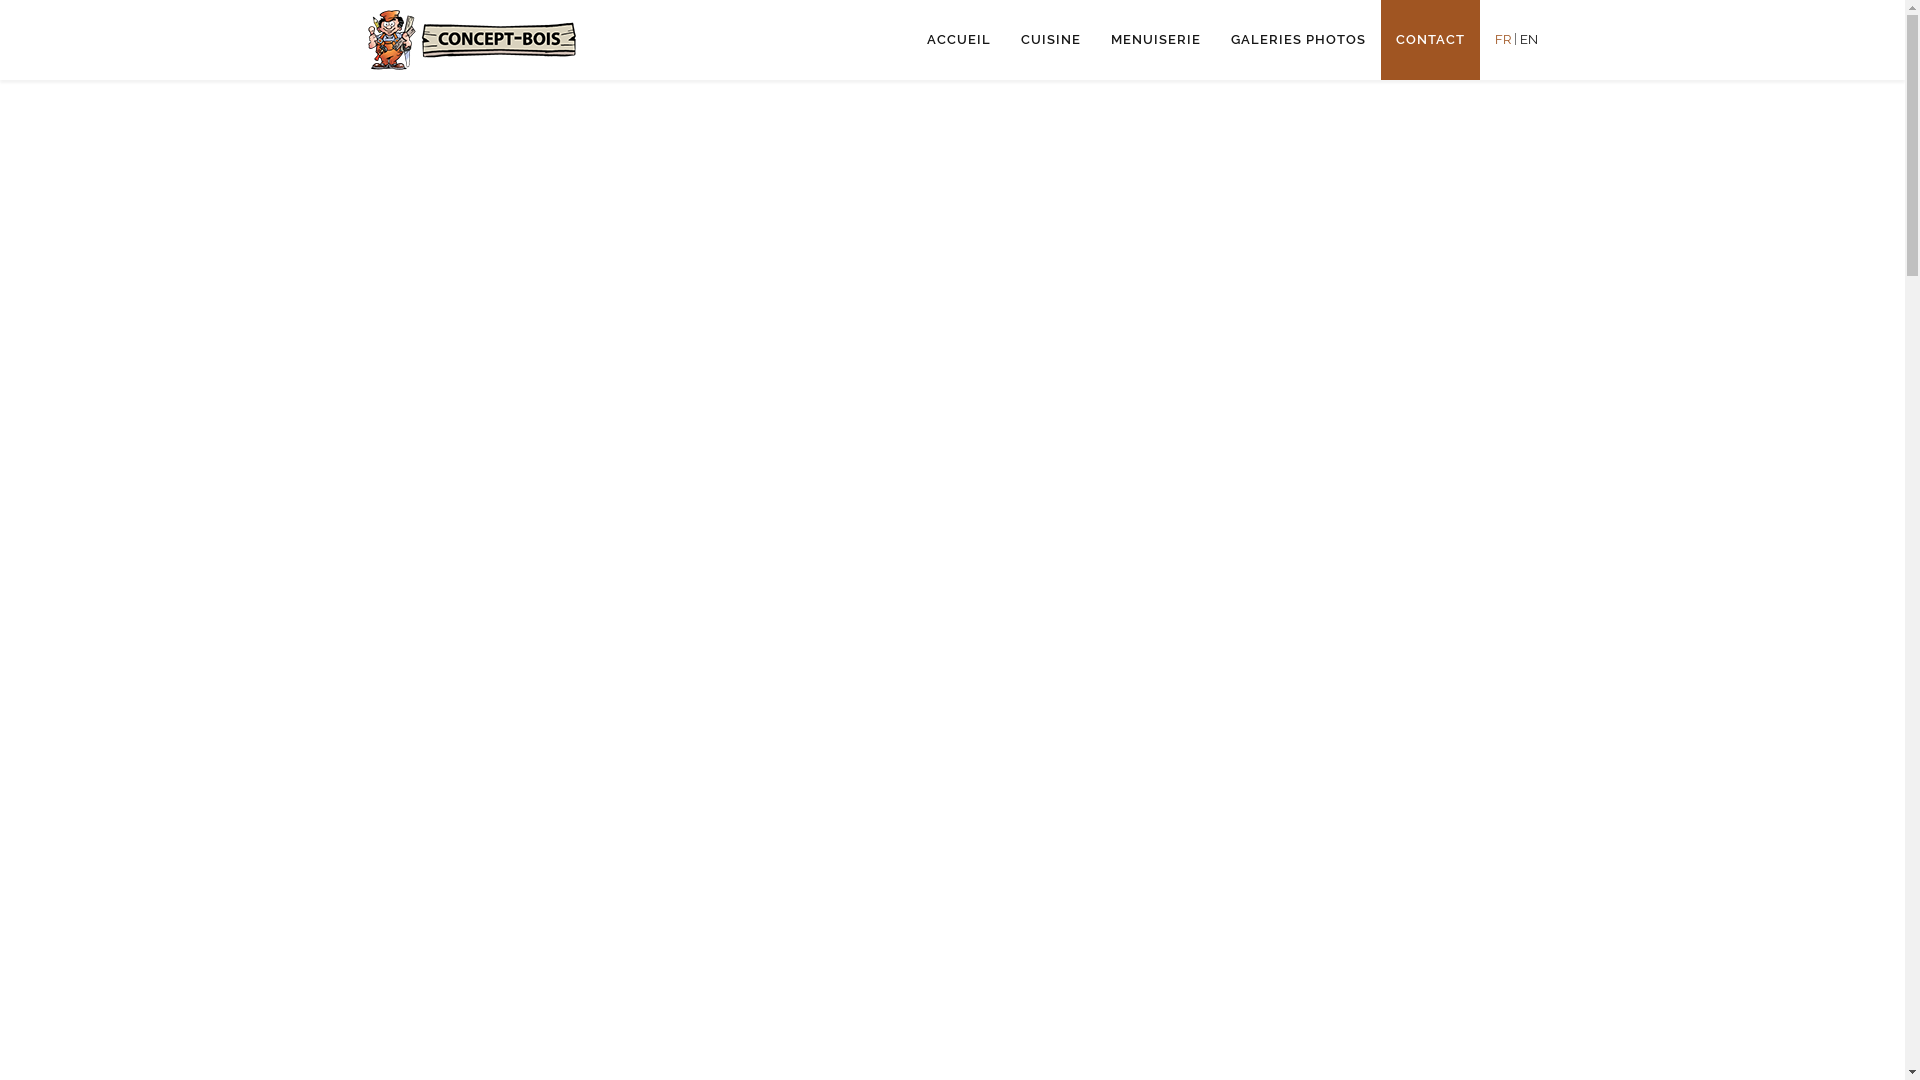  What do you see at coordinates (958, 39) in the screenshot?
I see `'ACCUEIL'` at bounding box center [958, 39].